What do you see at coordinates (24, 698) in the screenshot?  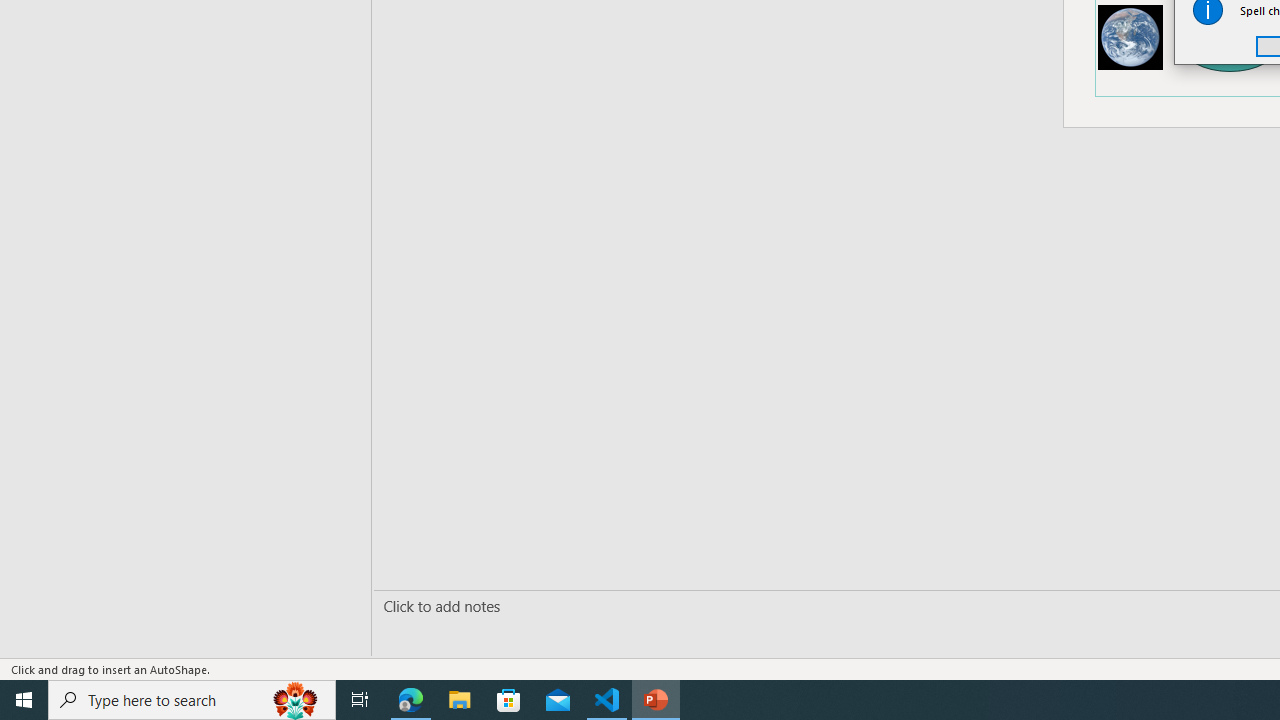 I see `'Start'` at bounding box center [24, 698].